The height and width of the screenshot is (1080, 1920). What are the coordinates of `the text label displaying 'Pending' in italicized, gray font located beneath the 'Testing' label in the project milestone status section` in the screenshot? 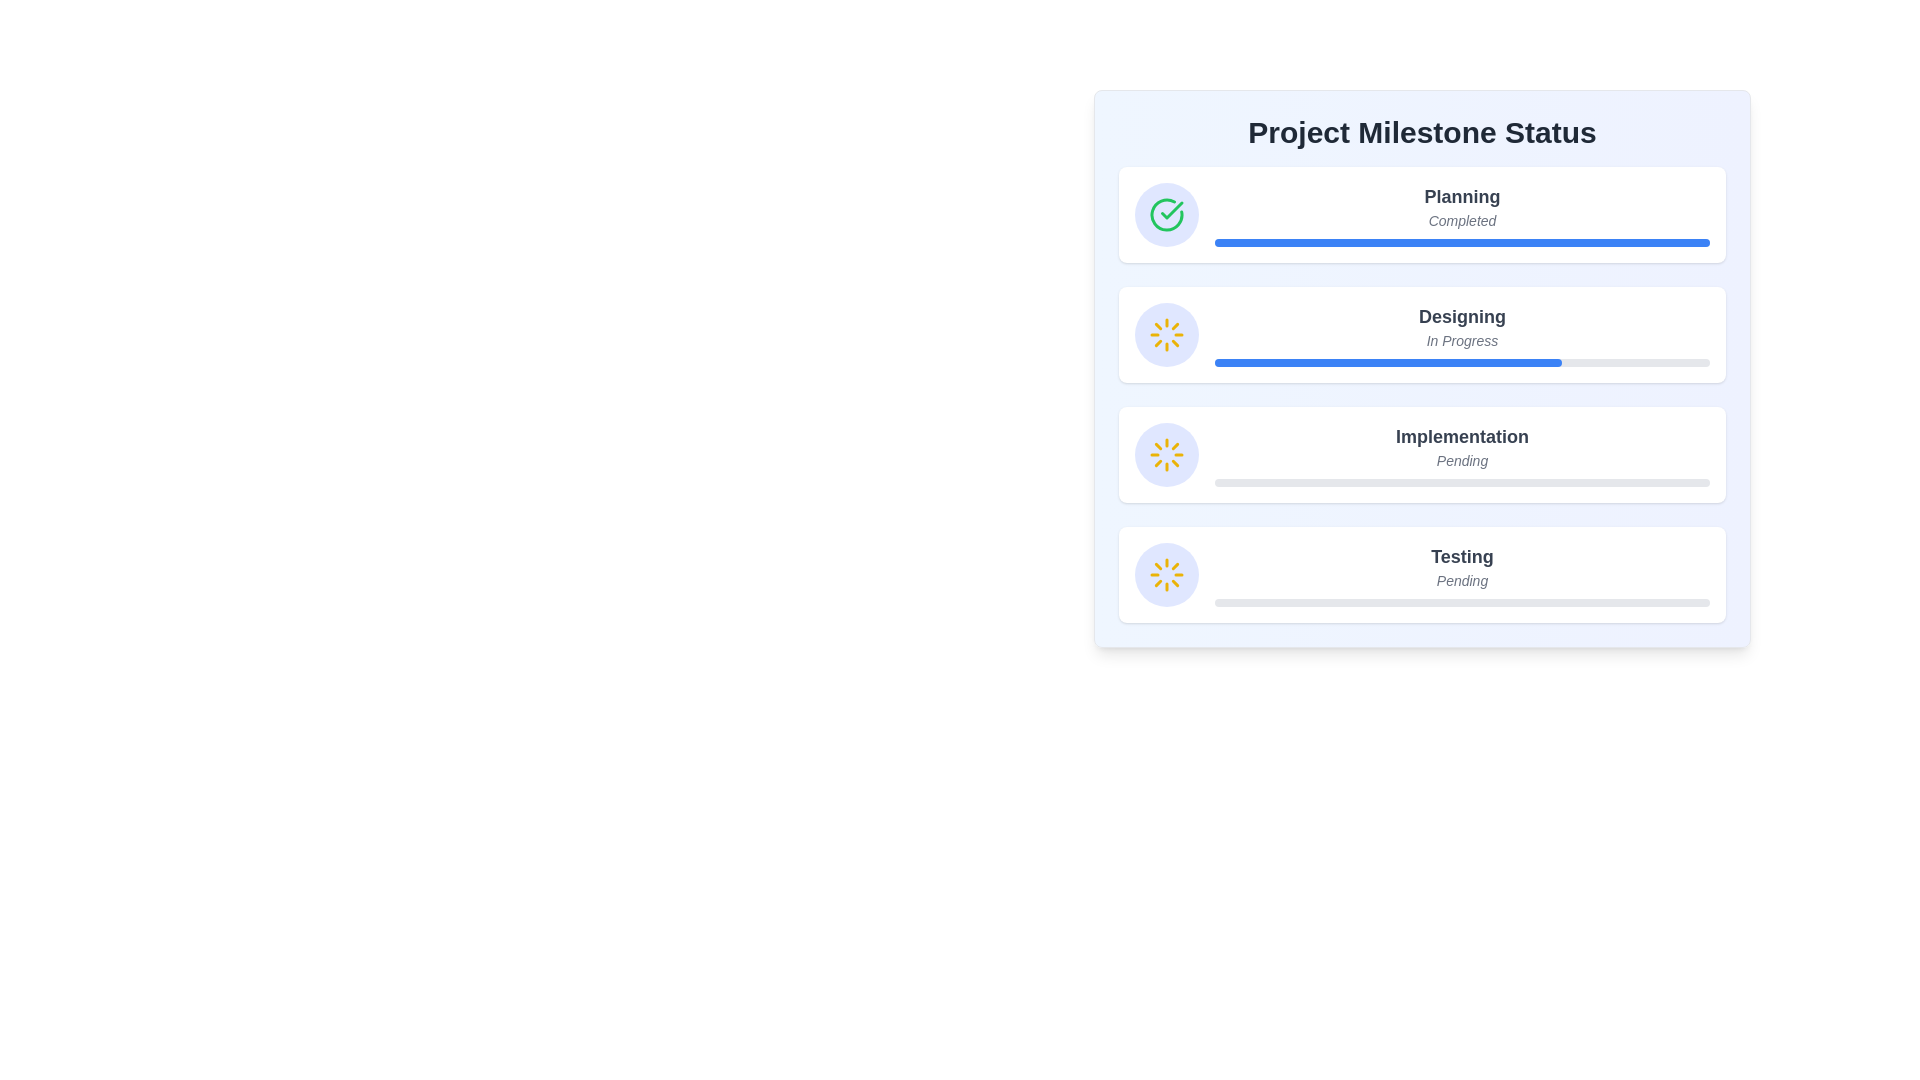 It's located at (1462, 581).